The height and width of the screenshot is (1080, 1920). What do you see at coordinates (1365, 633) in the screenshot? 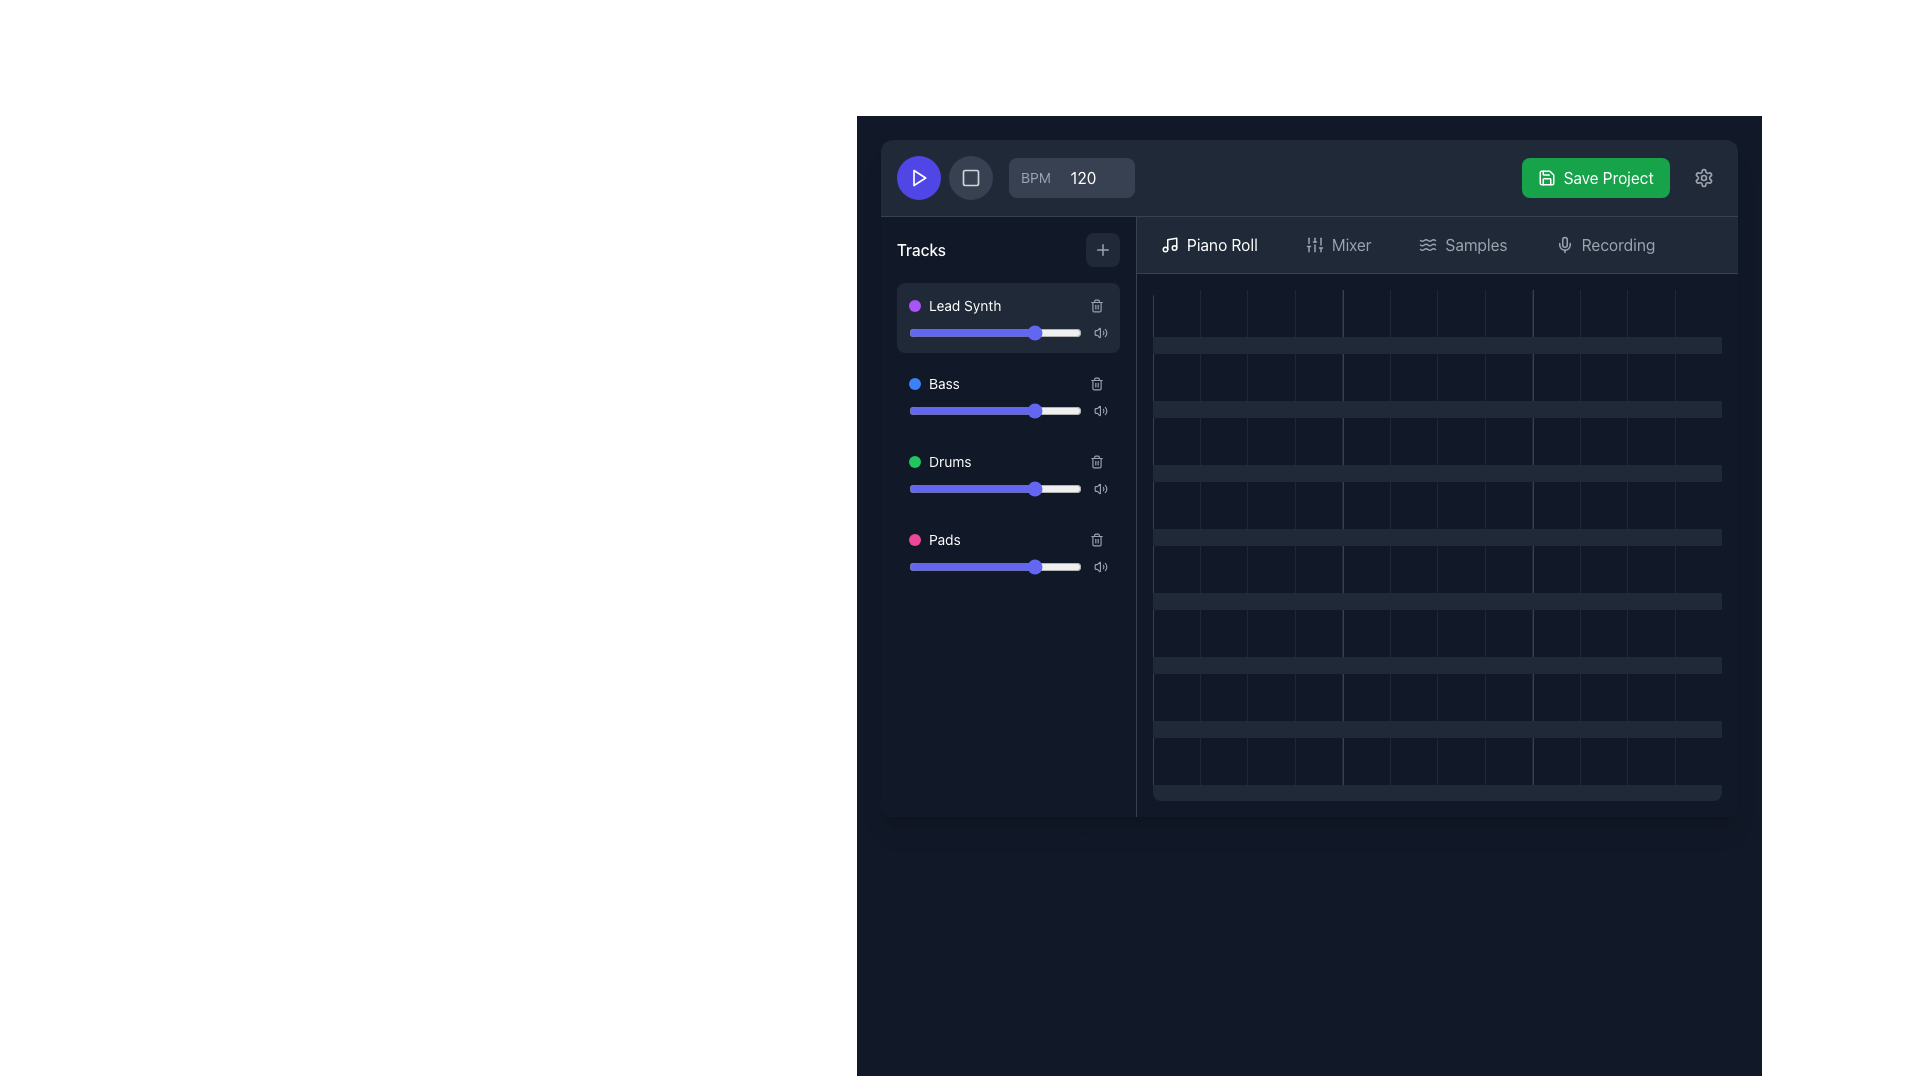
I see `the 5th square cell in the 5th row of the interactive grid within the musical track configuration interface` at bounding box center [1365, 633].